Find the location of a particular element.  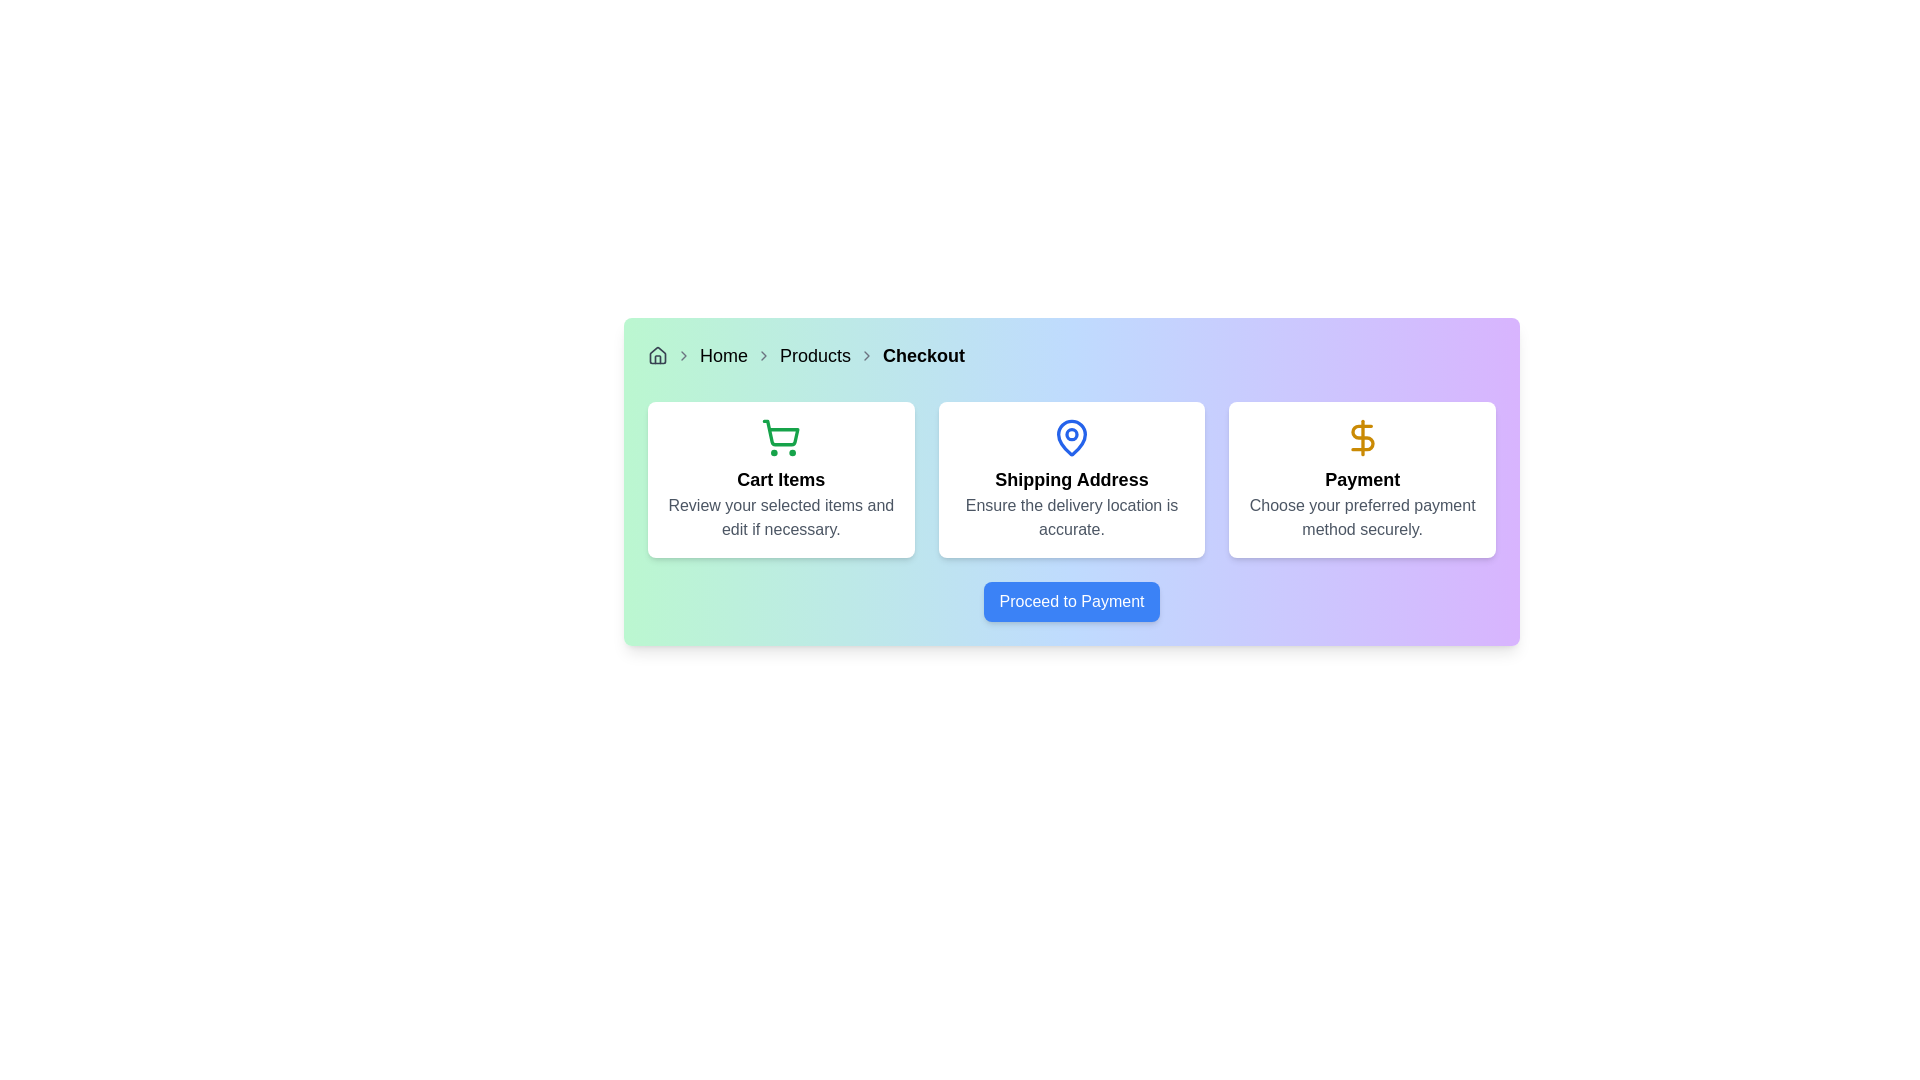

the button that navigates to the payment section of the website, located centrally at the bottom of a card-like section with a gradient background beneath 'Cart Items', 'Shipping Address', and 'Payment' is located at coordinates (1070, 600).